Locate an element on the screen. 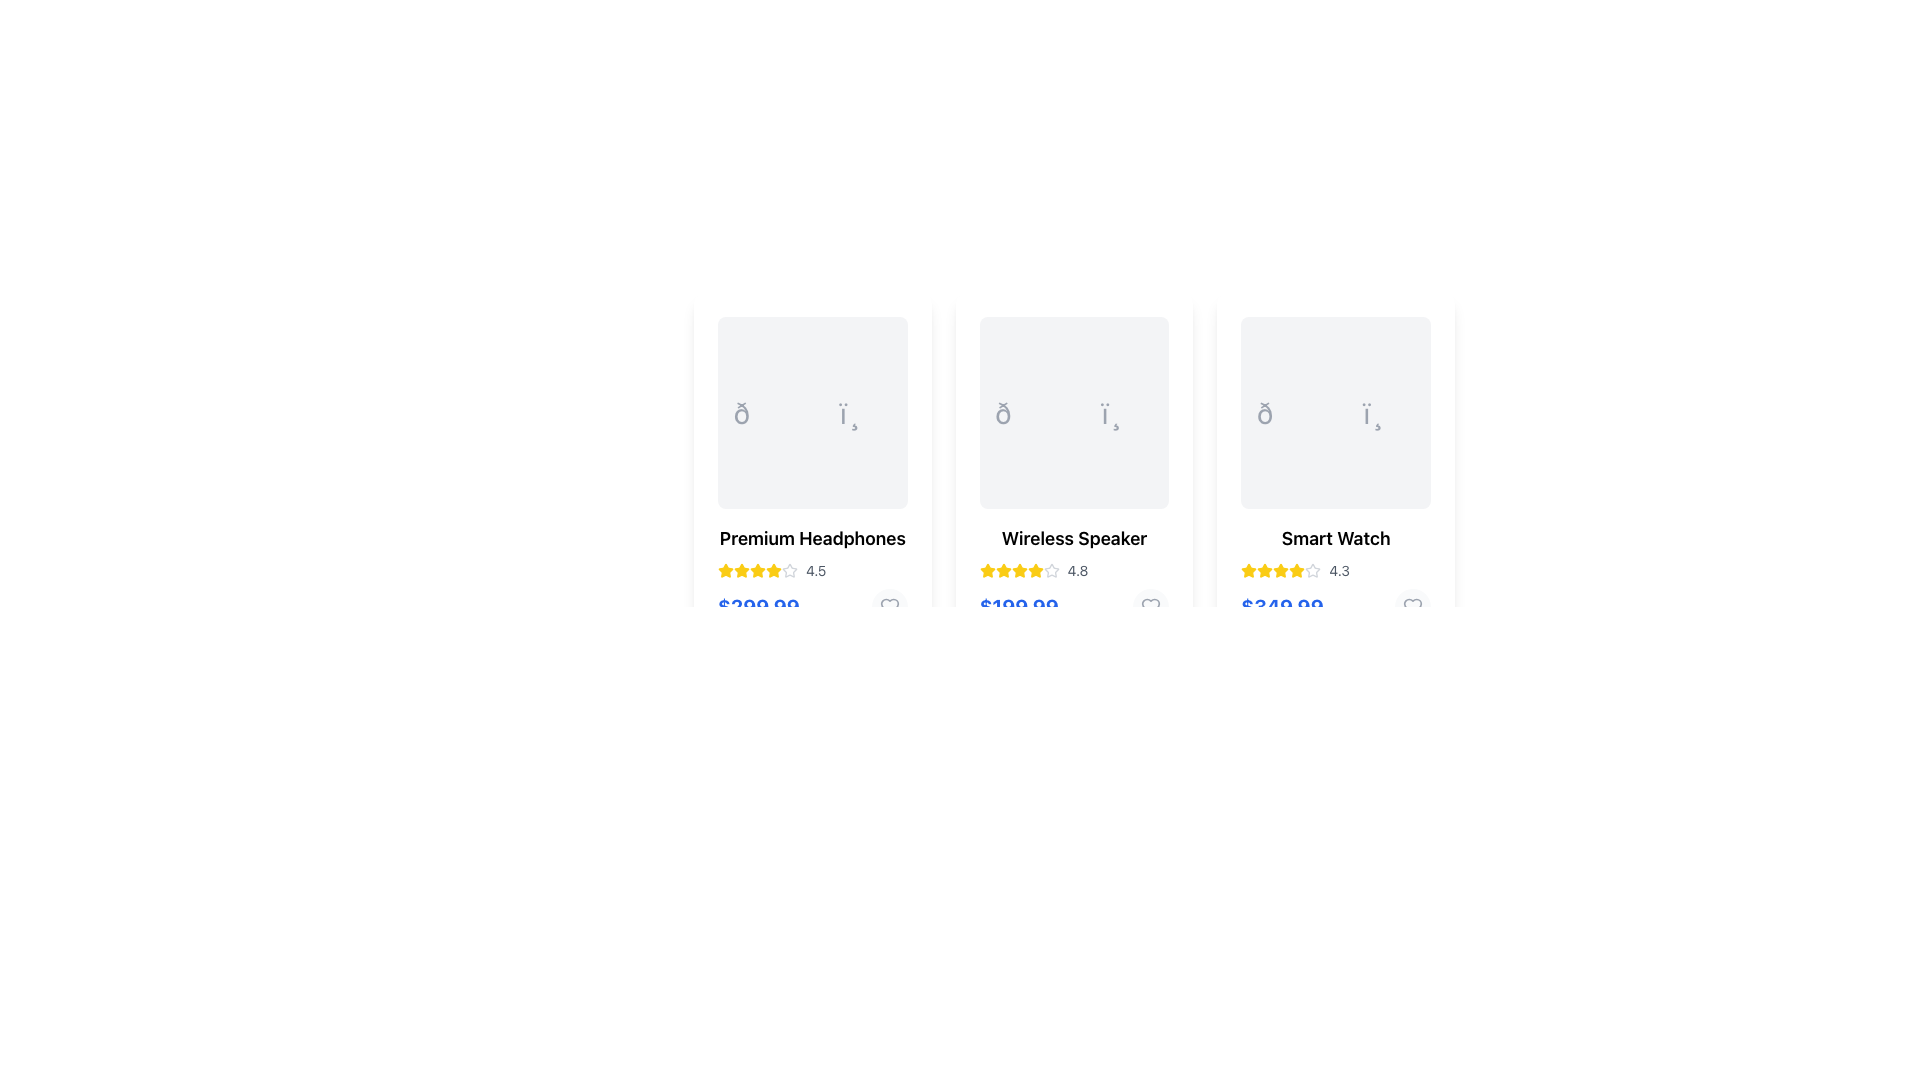  the third yellow star icon in the rating sequence, which indicates the rating status for the product card is located at coordinates (1281, 570).